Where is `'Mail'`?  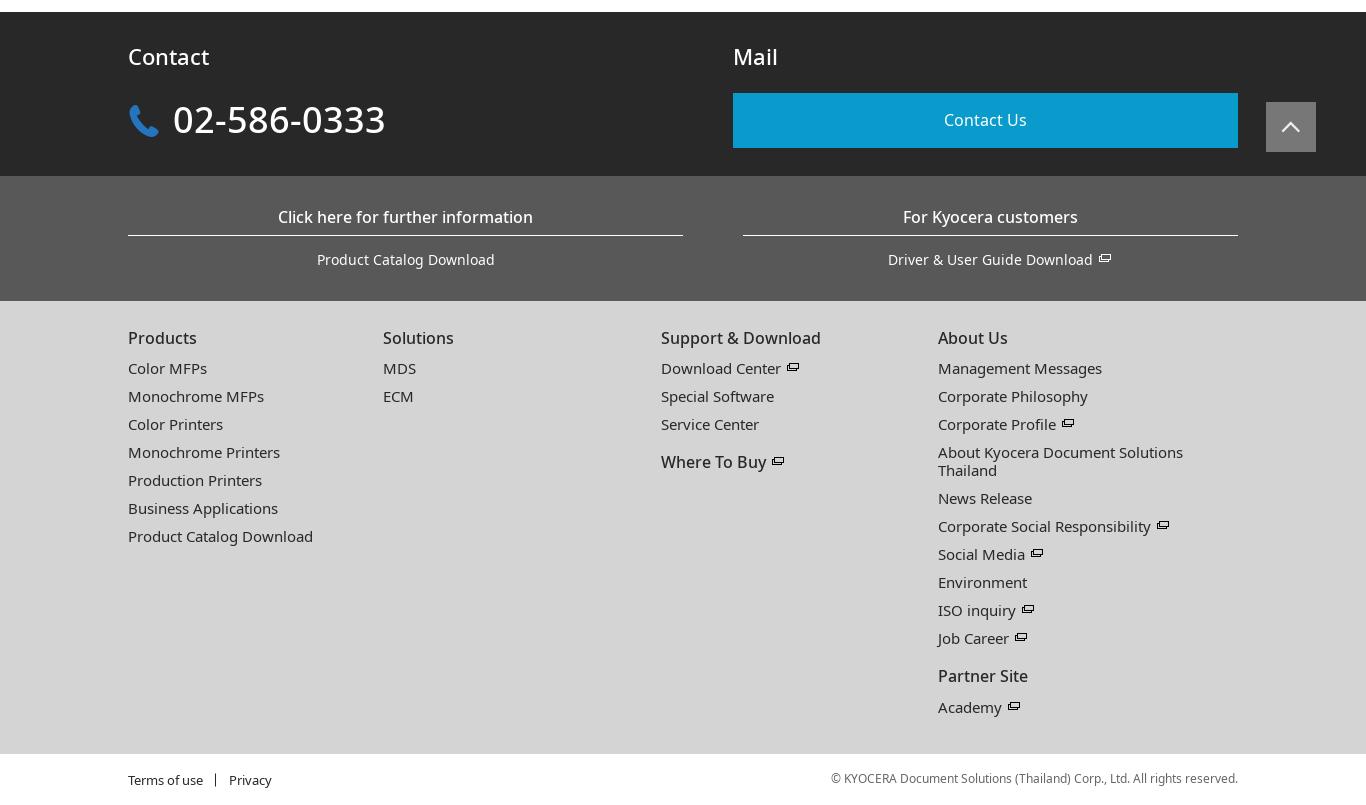 'Mail' is located at coordinates (755, 56).